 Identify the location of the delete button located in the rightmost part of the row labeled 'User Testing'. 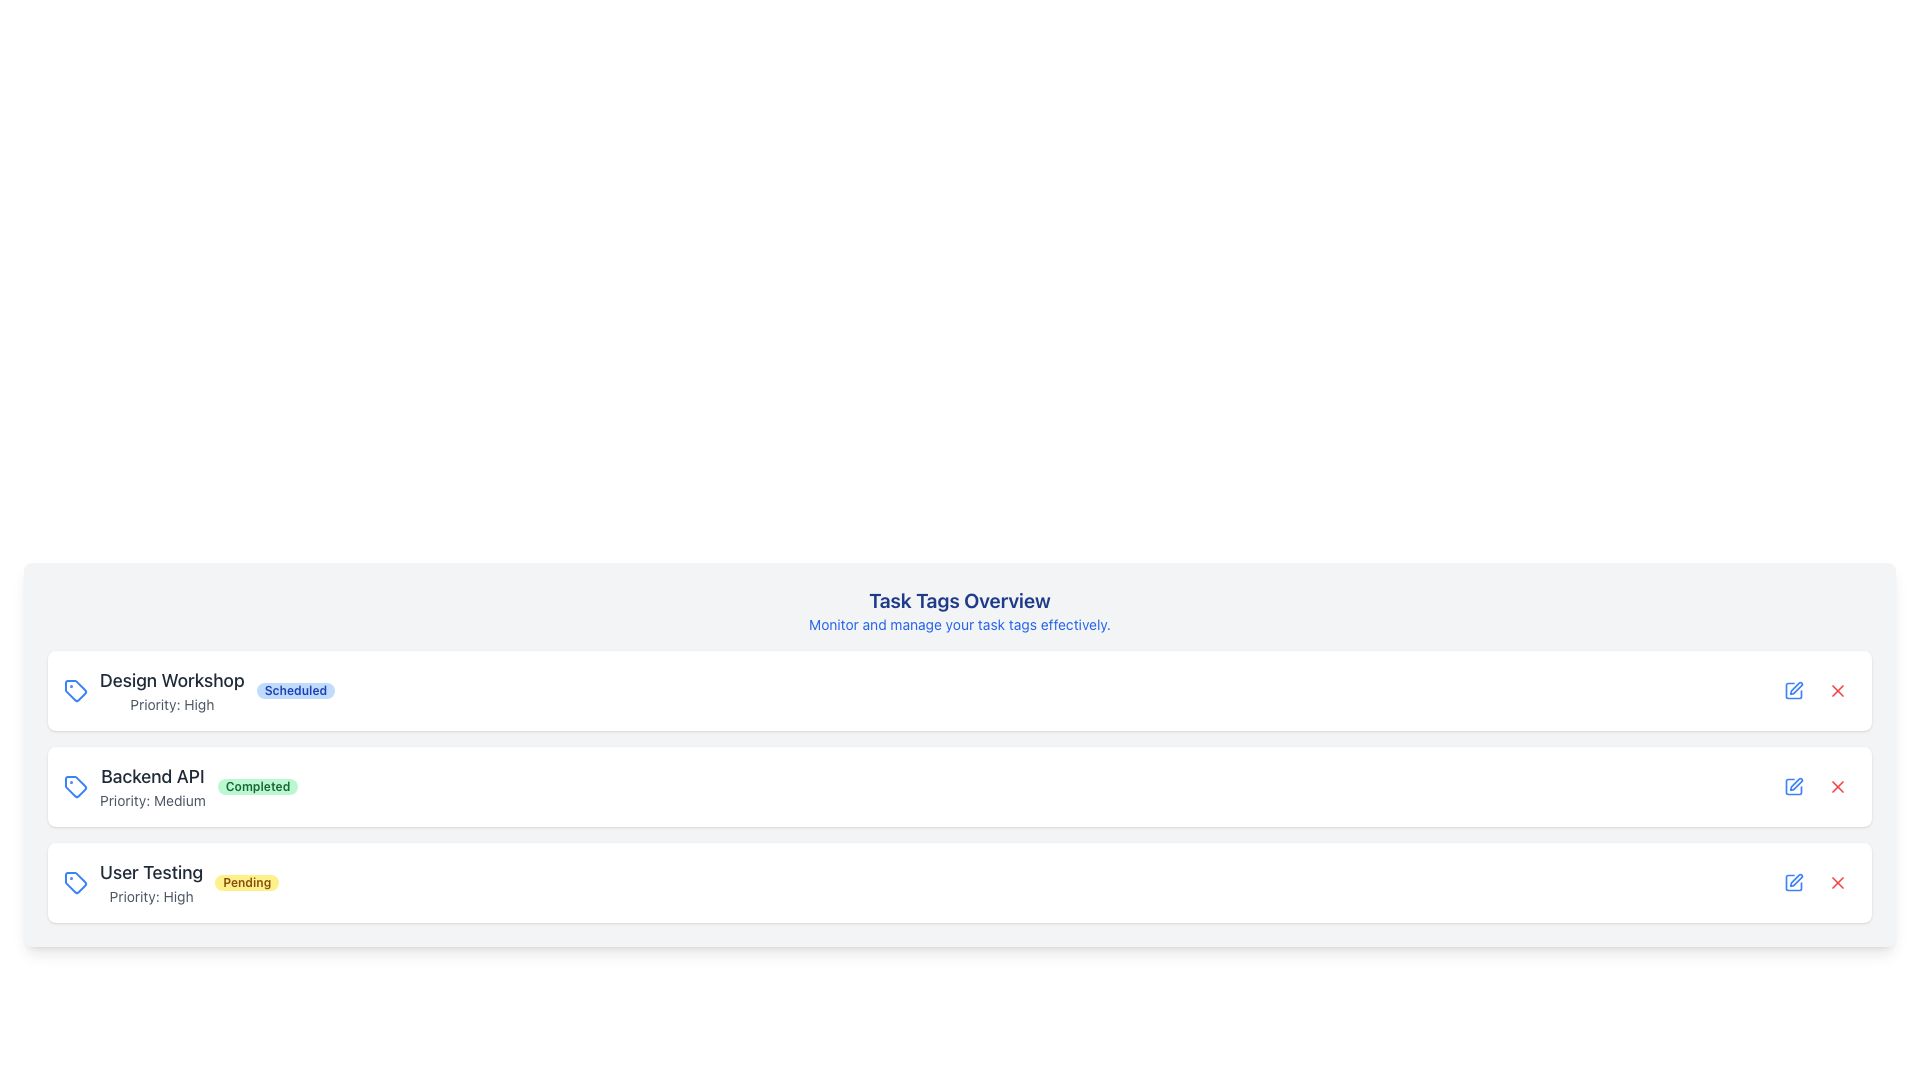
(1838, 785).